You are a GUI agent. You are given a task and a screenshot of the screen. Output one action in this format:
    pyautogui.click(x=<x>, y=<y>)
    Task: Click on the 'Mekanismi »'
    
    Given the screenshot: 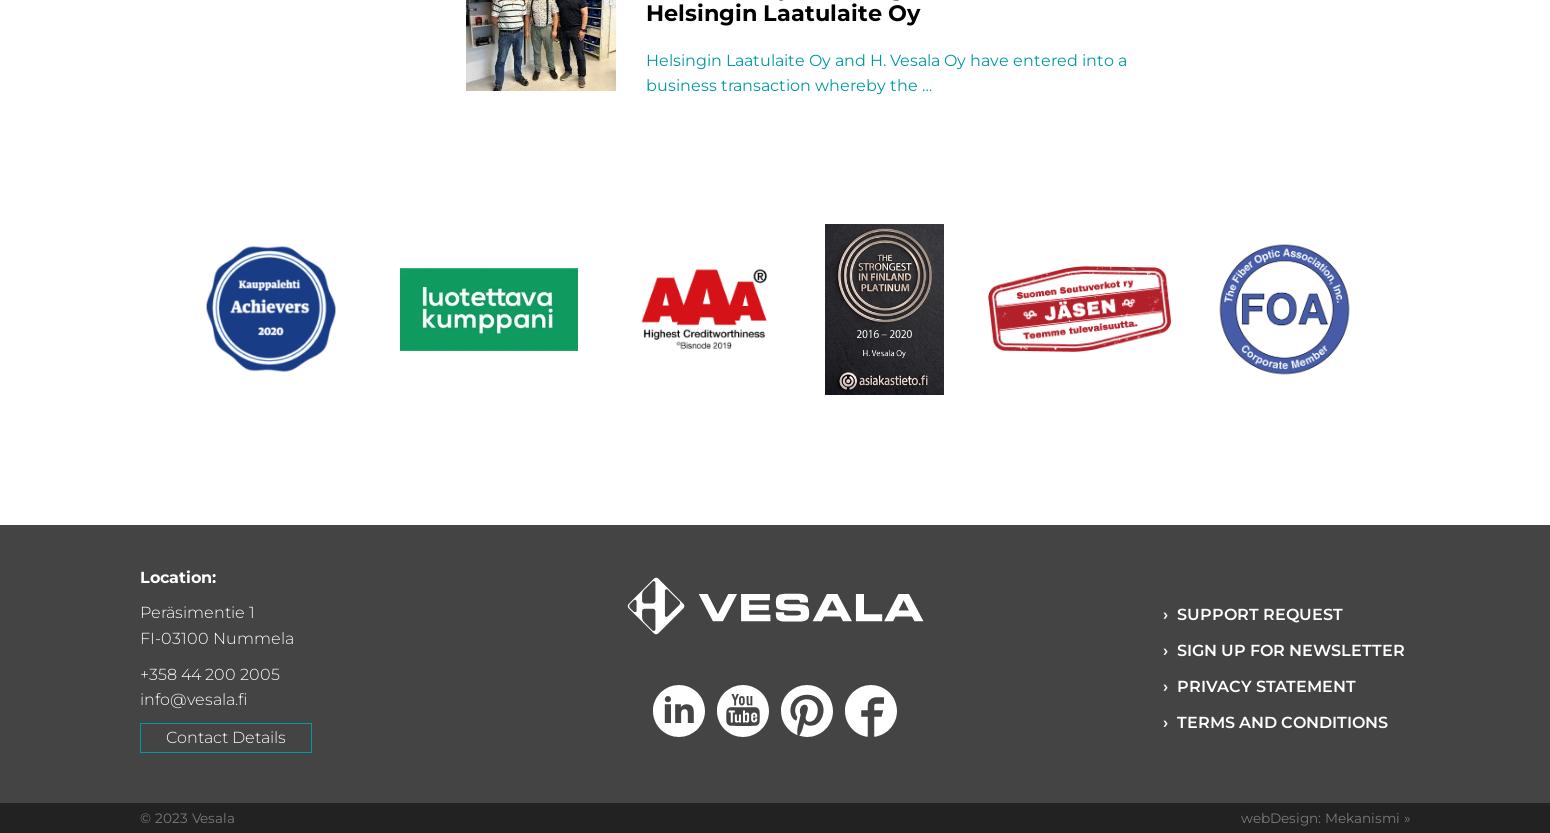 What is the action you would take?
    pyautogui.click(x=1367, y=816)
    